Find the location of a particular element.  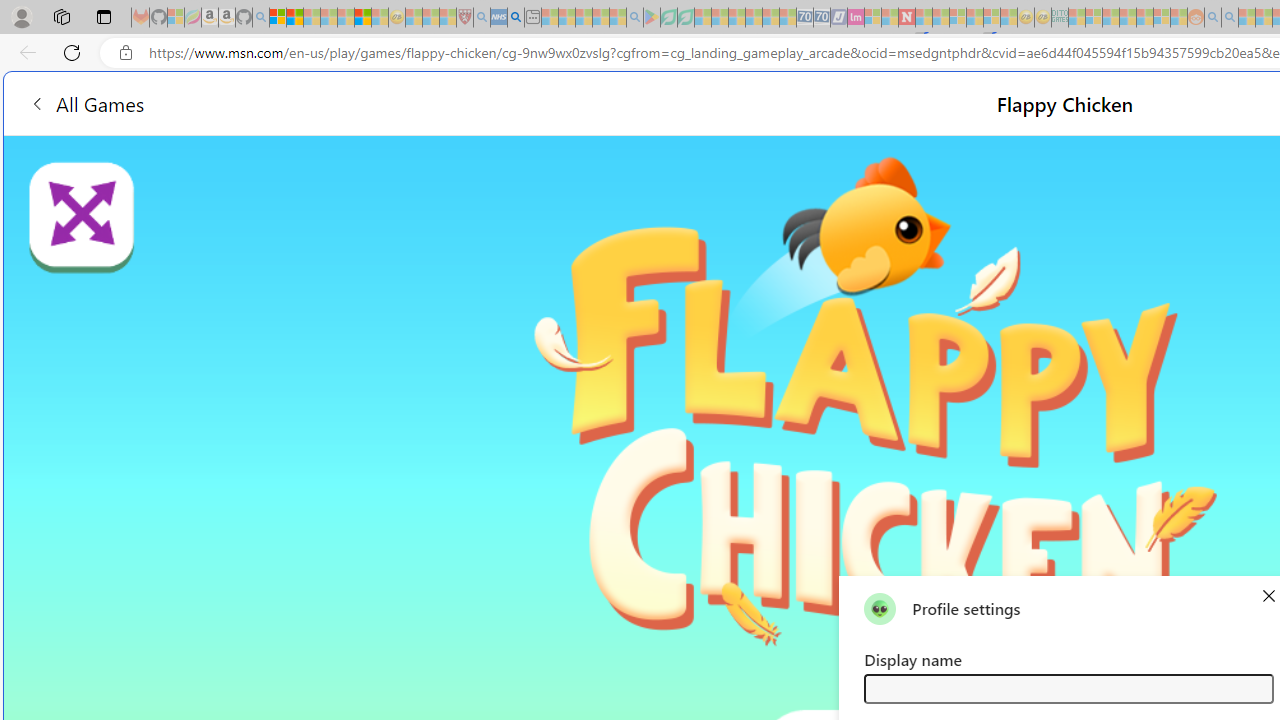

'Robert H. Shmerling, MD - Harvard Health - Sleeping' is located at coordinates (464, 17).